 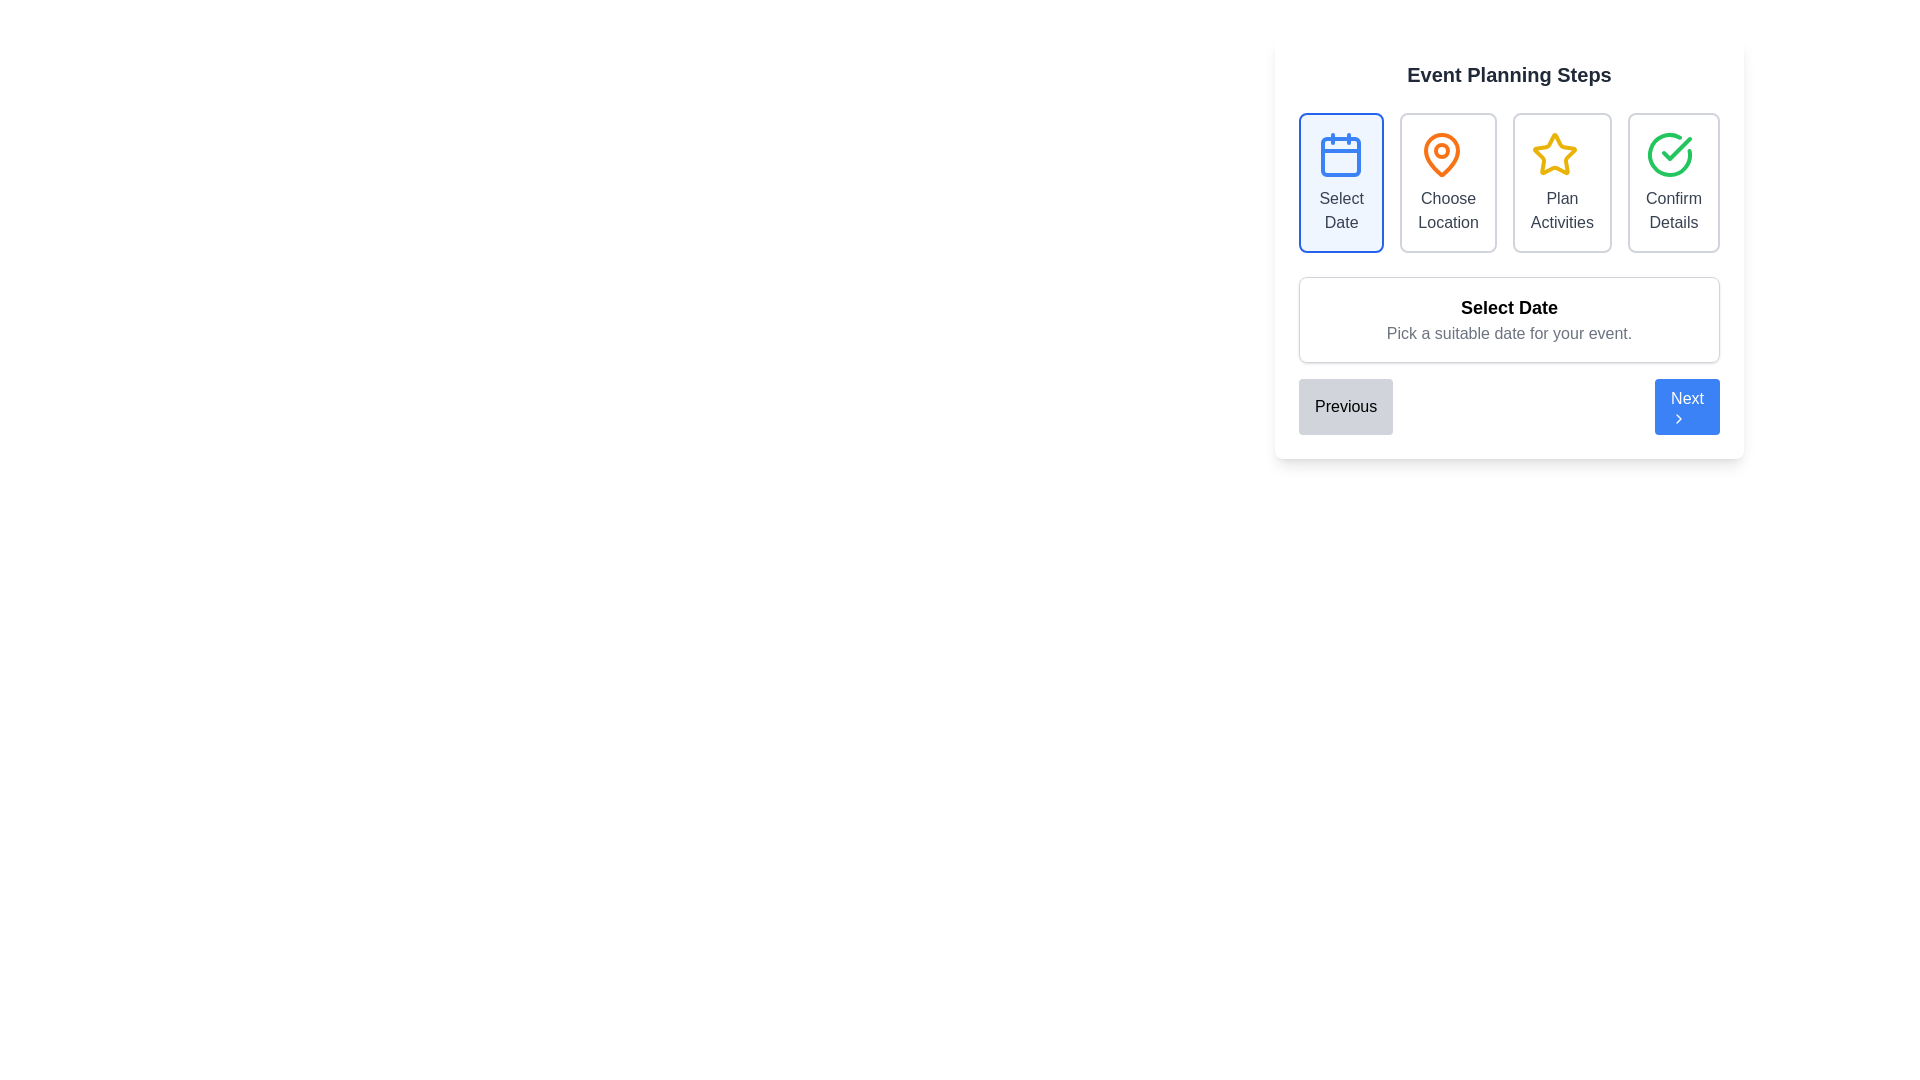 I want to click on the orange location pin icon, which is part of the 'Choose Location' button in the 'Event Planning Steps' interface, so click(x=1448, y=153).